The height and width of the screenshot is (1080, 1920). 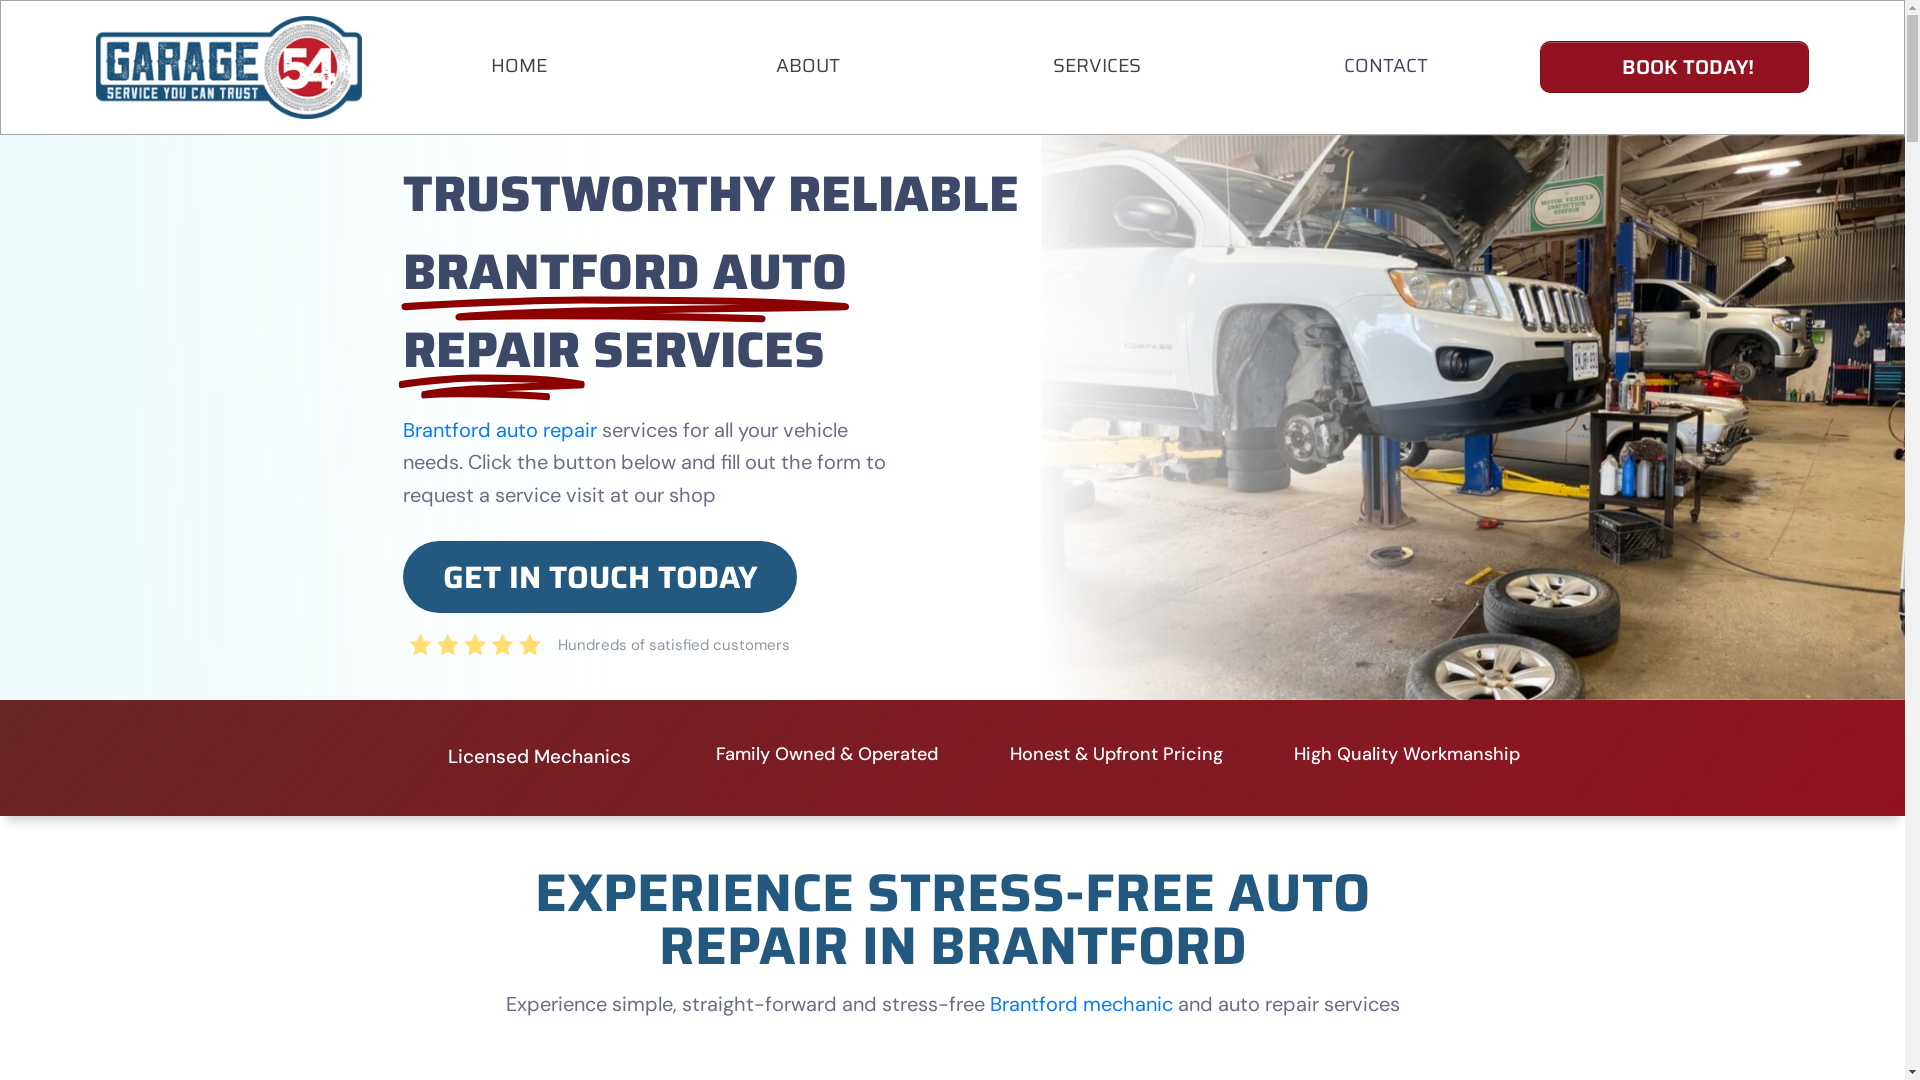 What do you see at coordinates (807, 64) in the screenshot?
I see `'ABOUT'` at bounding box center [807, 64].